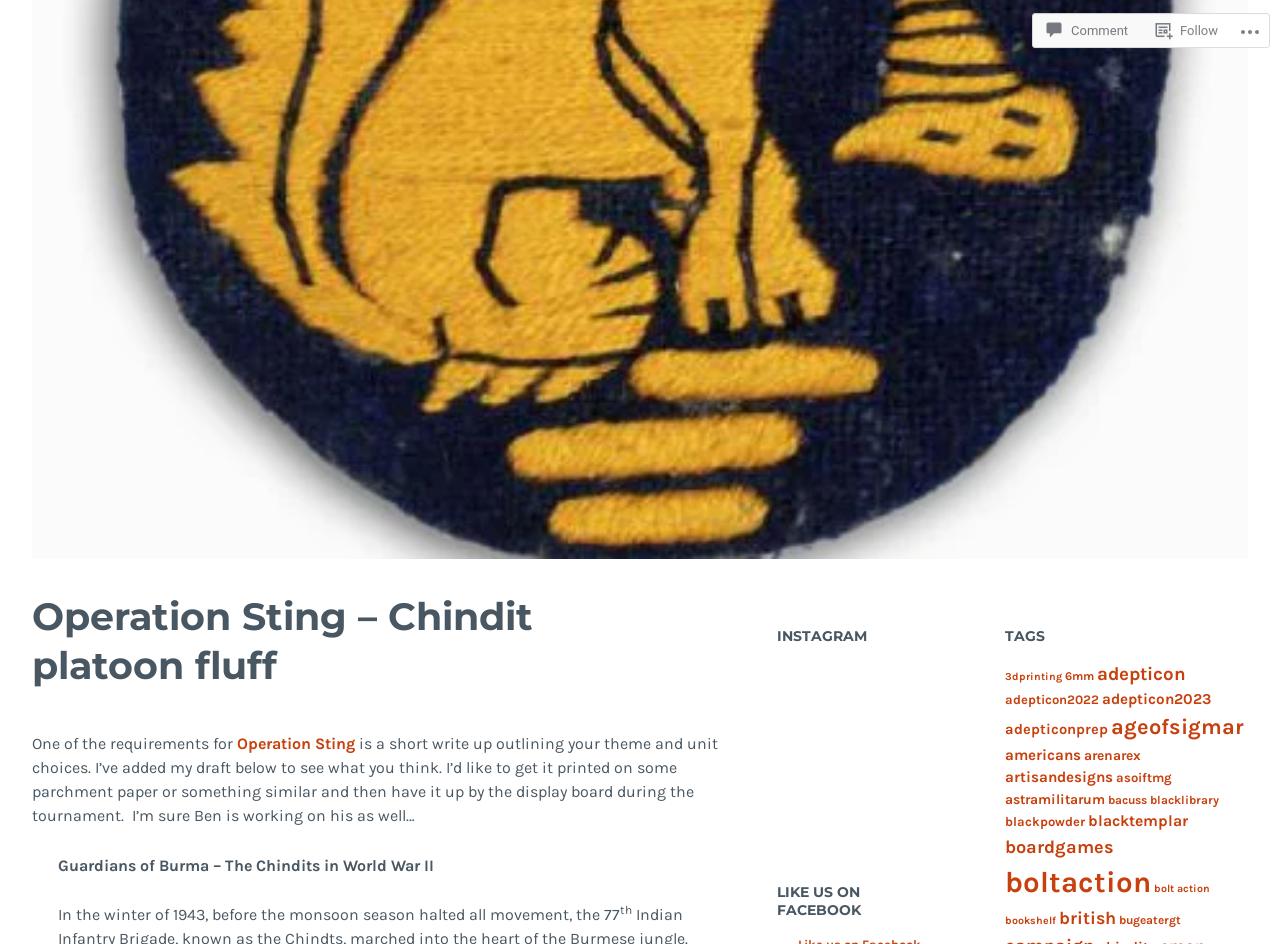 The height and width of the screenshot is (944, 1280). I want to click on 'bolt action', so click(1181, 886).